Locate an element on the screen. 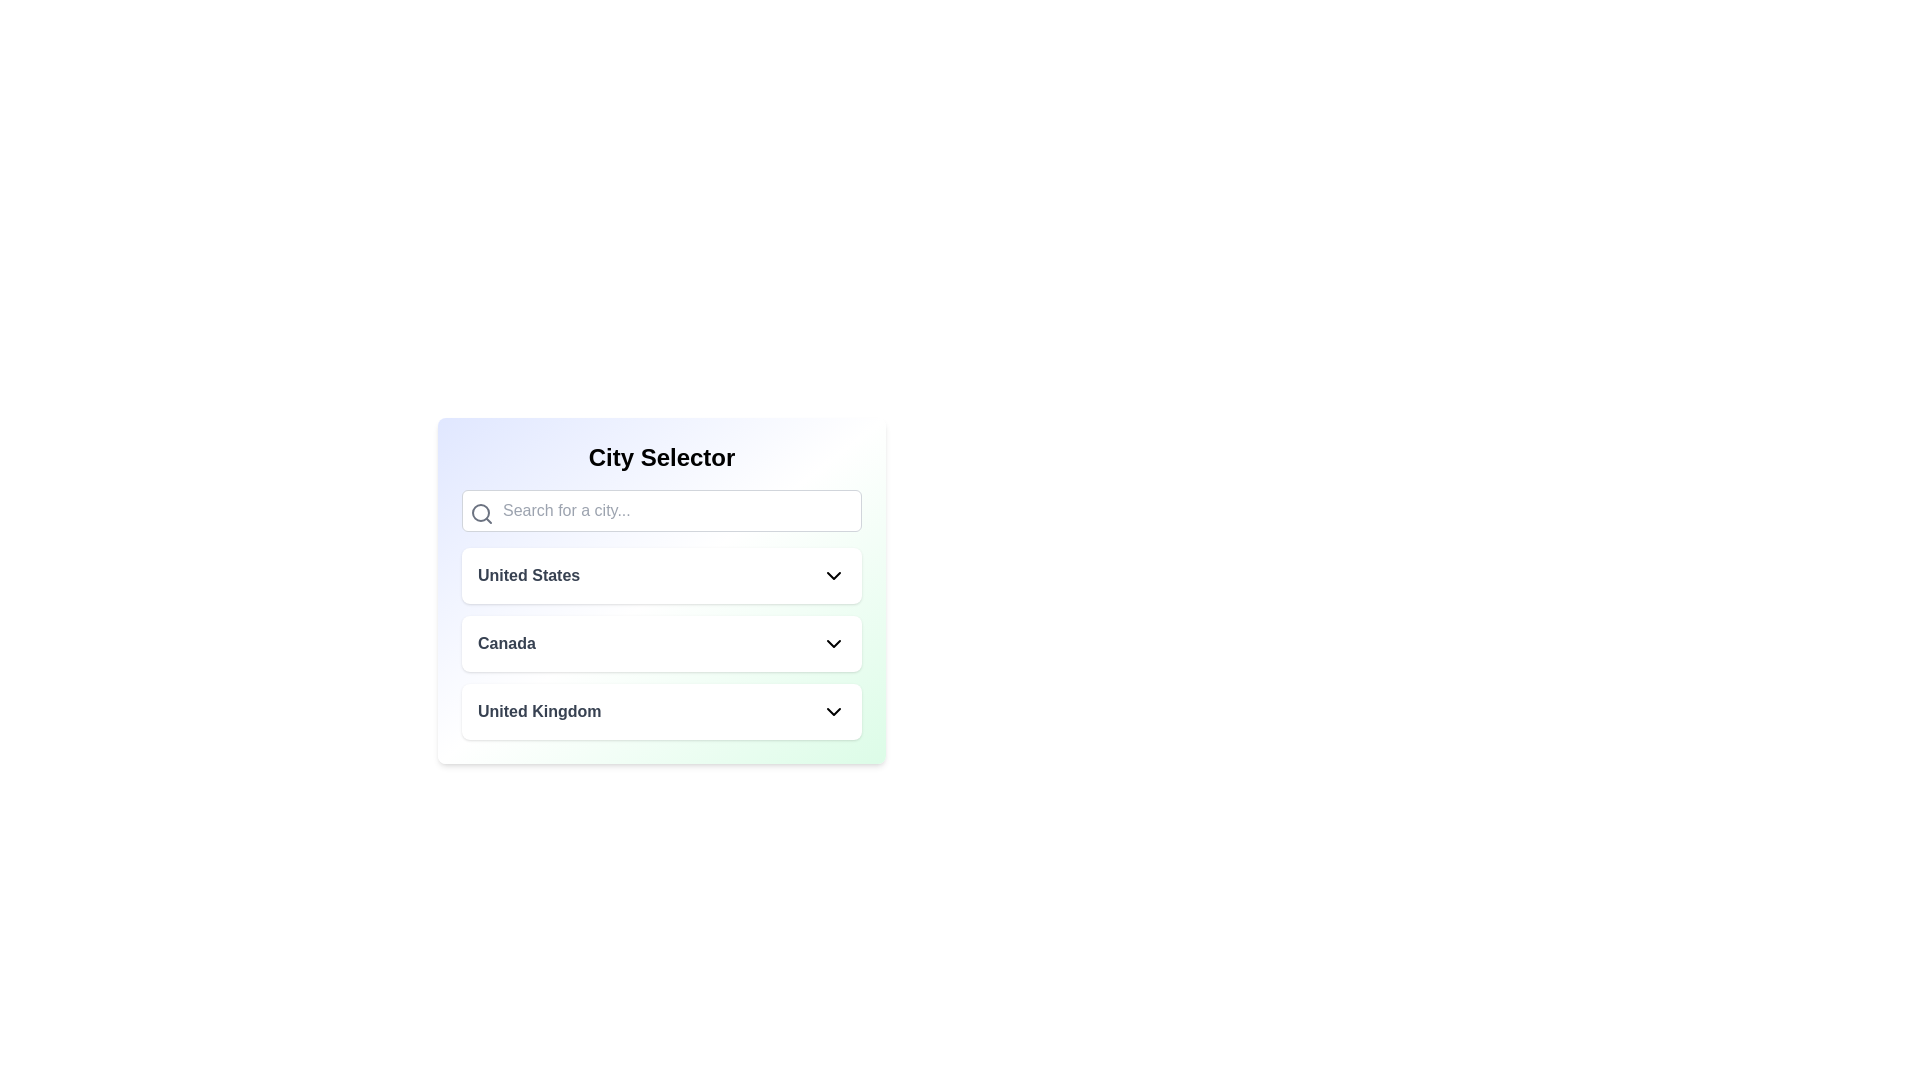 The width and height of the screenshot is (1920, 1080). the 'United States' country option in the list component is located at coordinates (662, 589).